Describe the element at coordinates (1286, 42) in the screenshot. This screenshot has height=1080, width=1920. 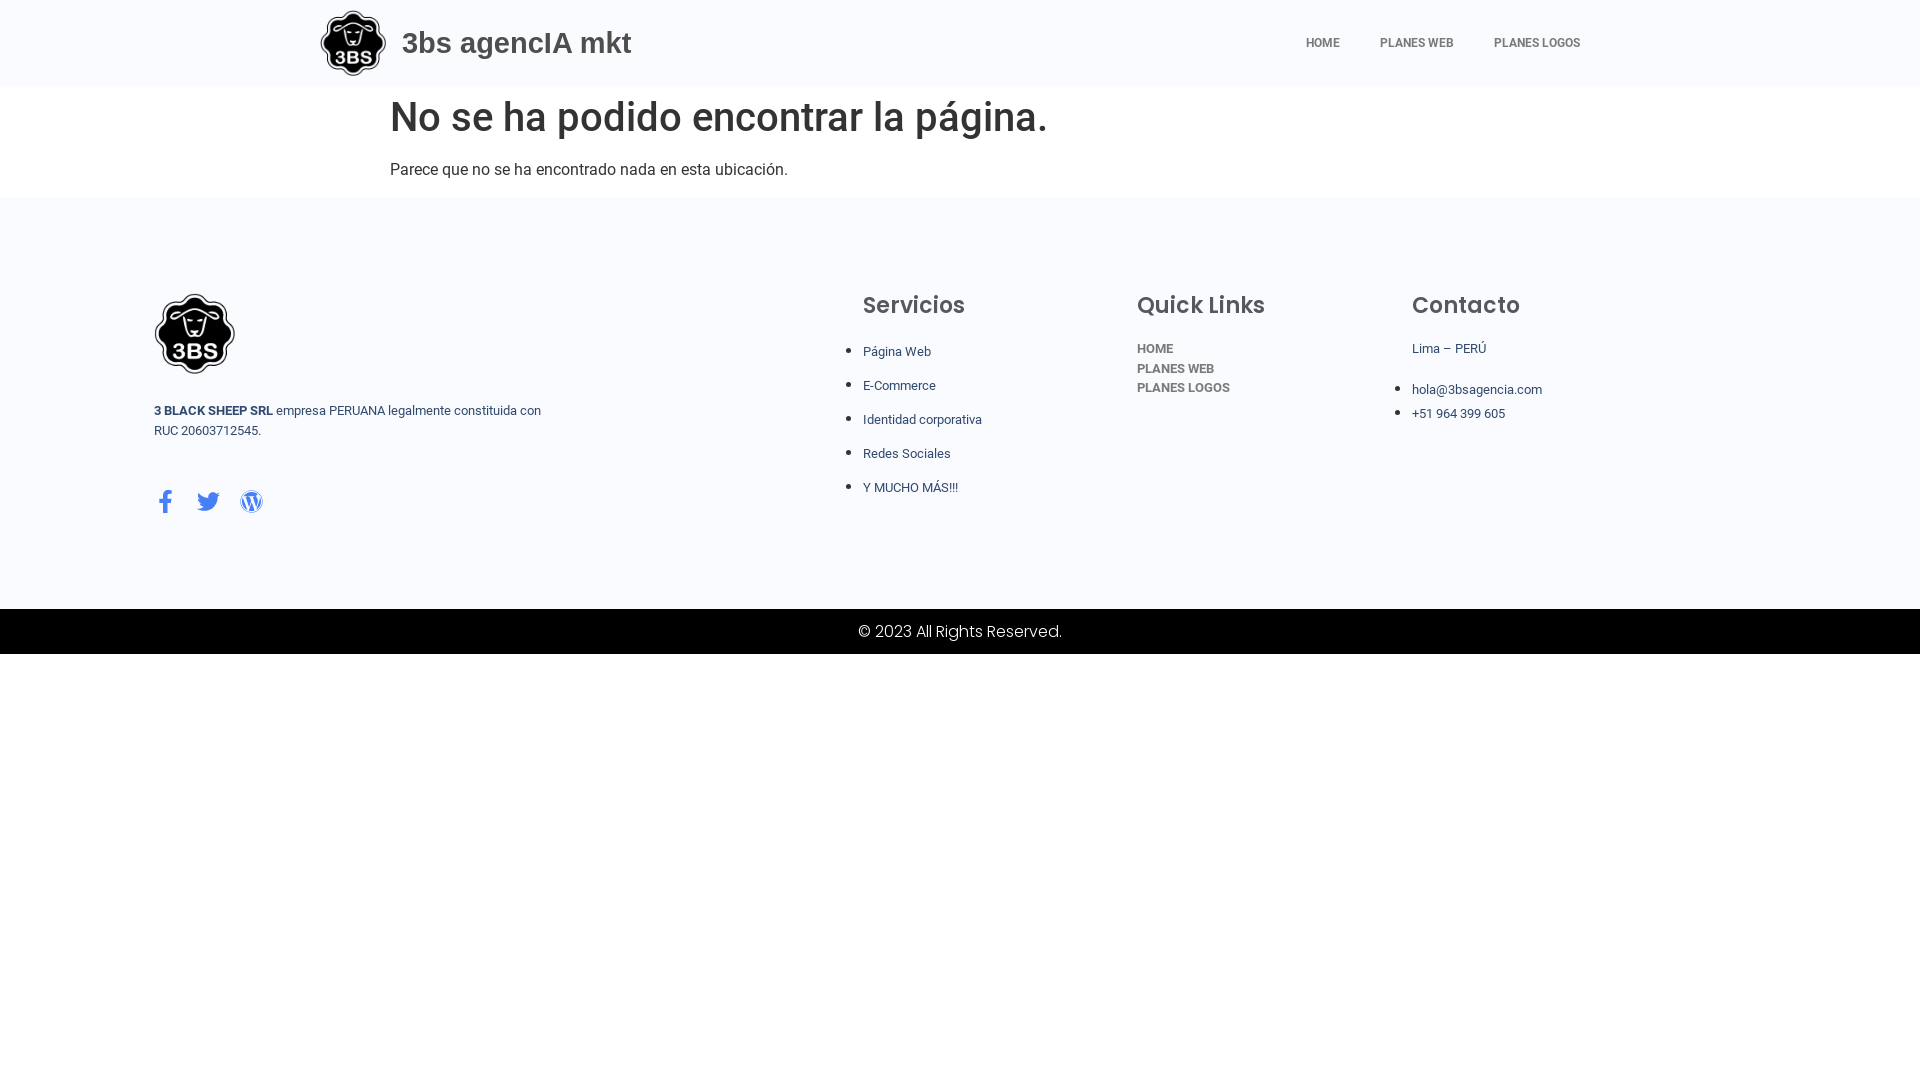
I see `'HOME'` at that location.